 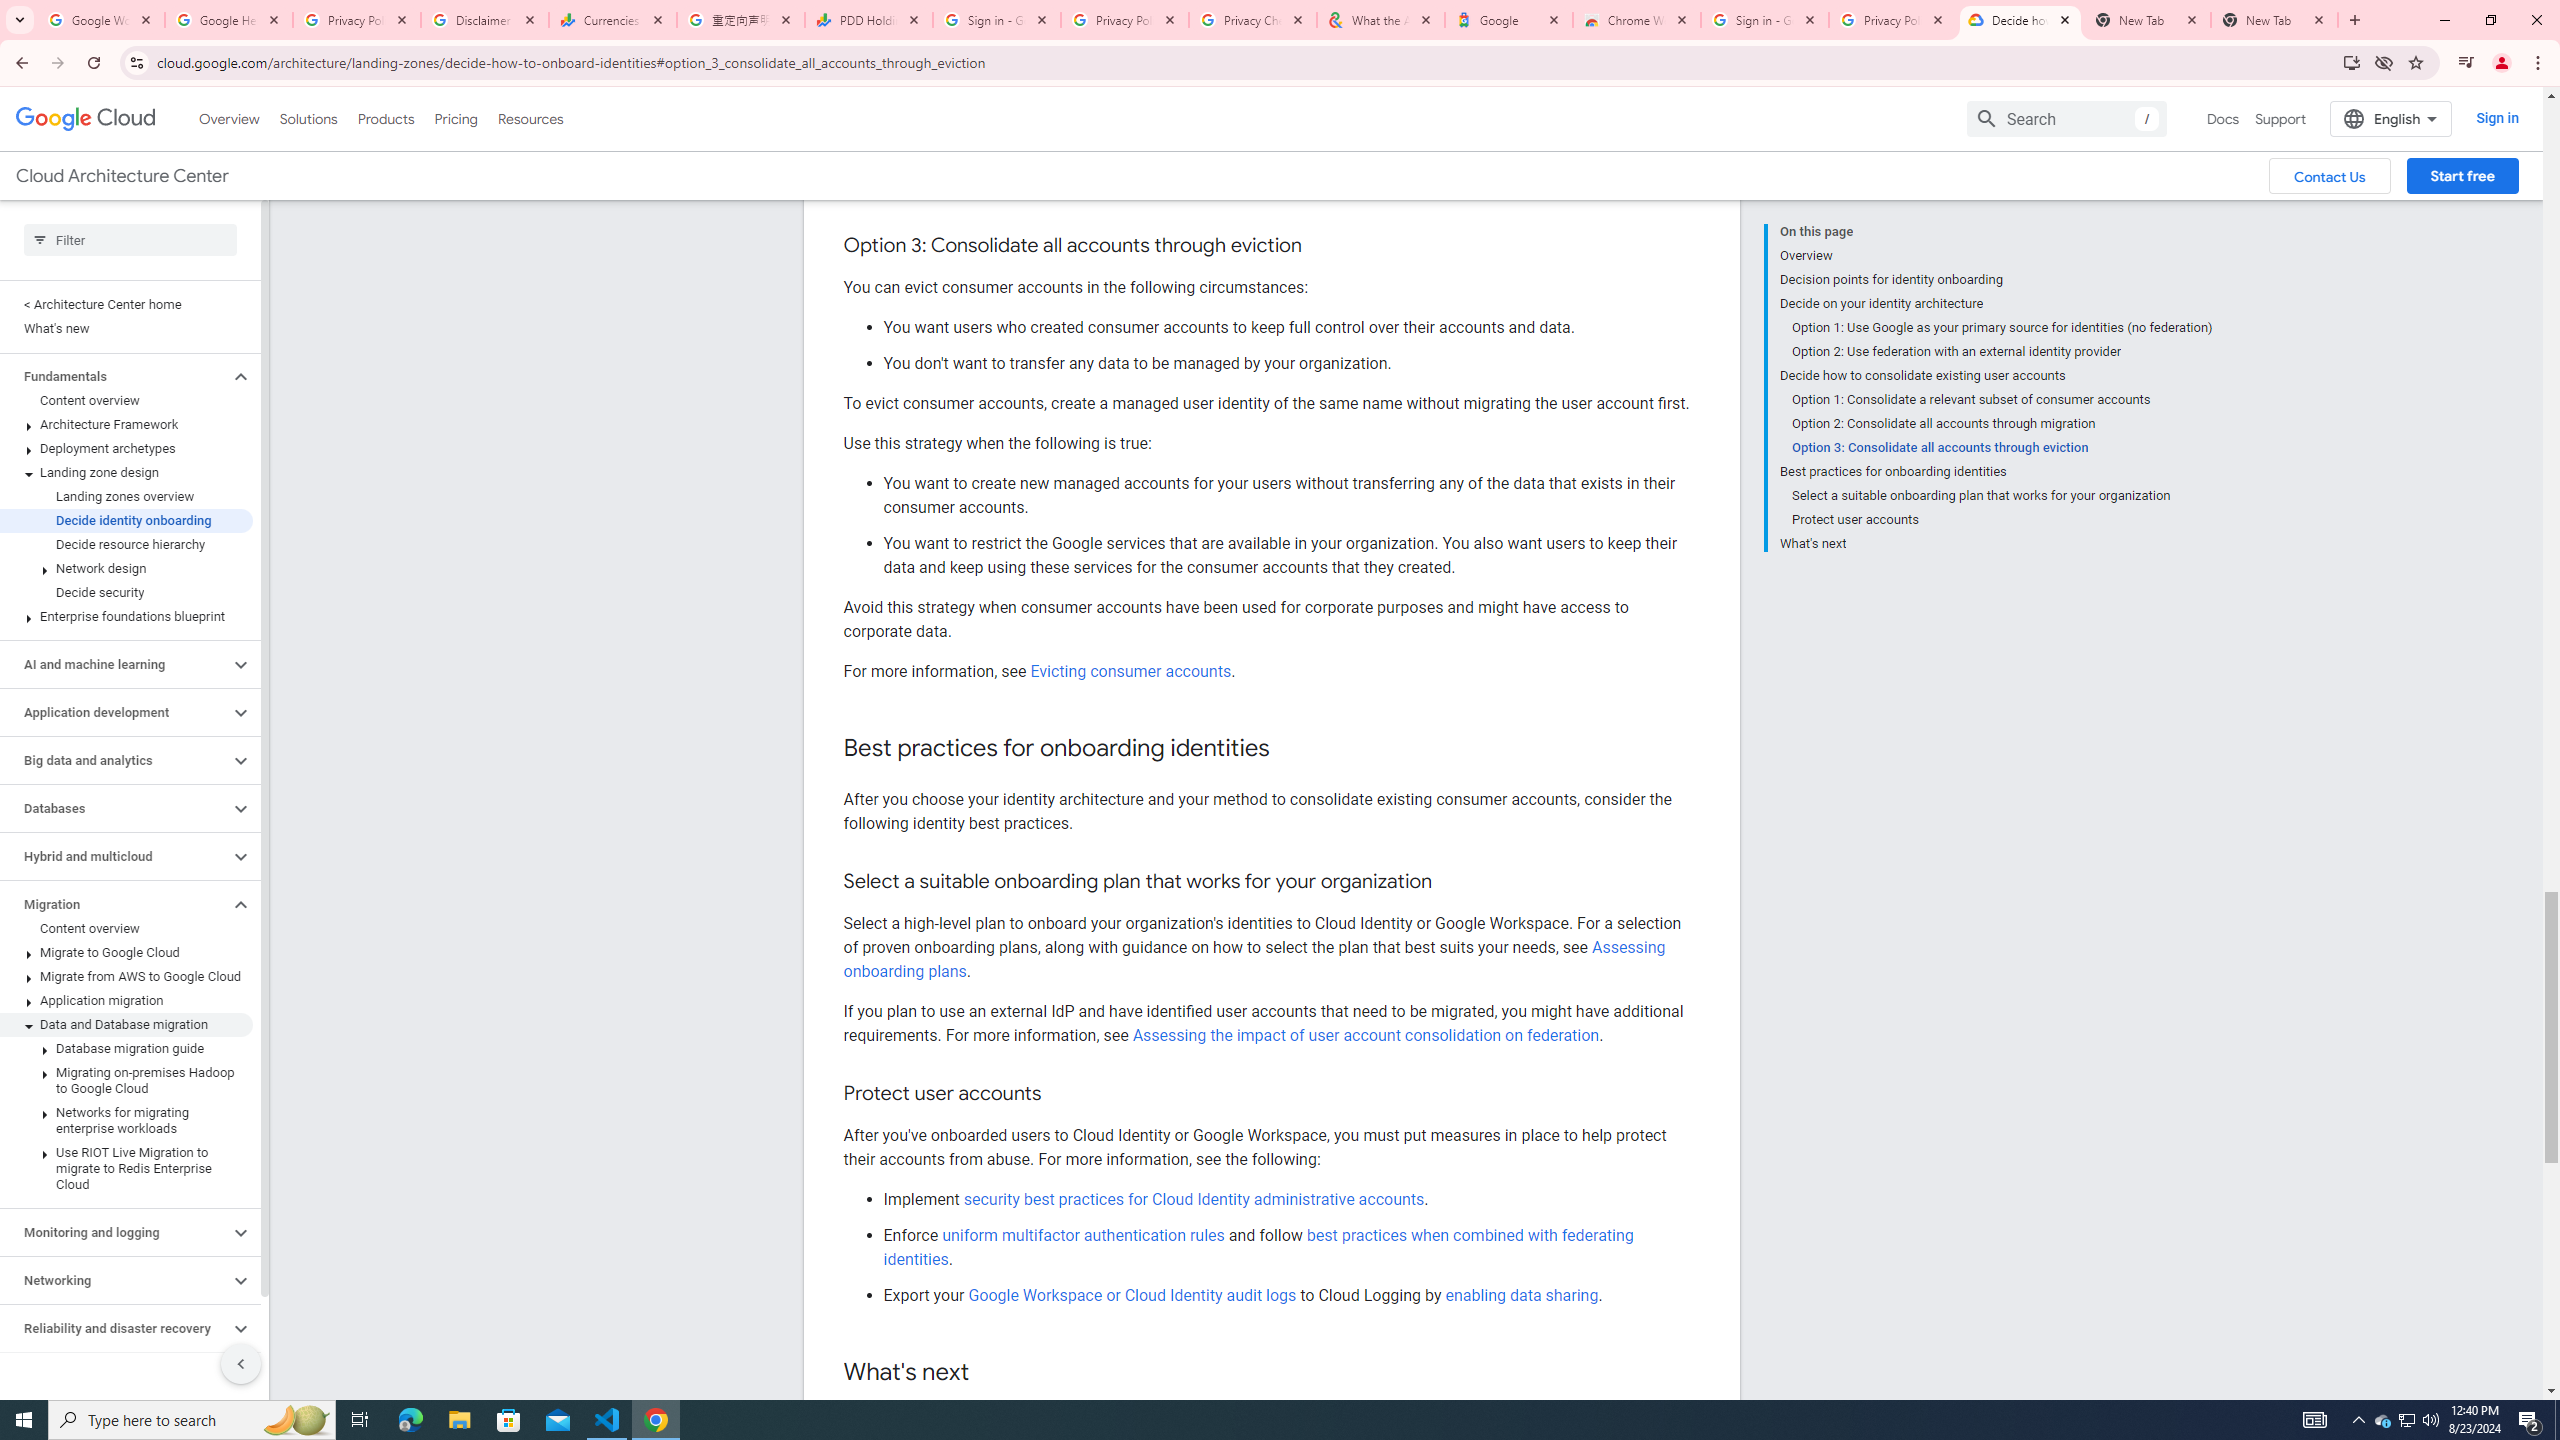 I want to click on 'Search', so click(x=2064, y=118).